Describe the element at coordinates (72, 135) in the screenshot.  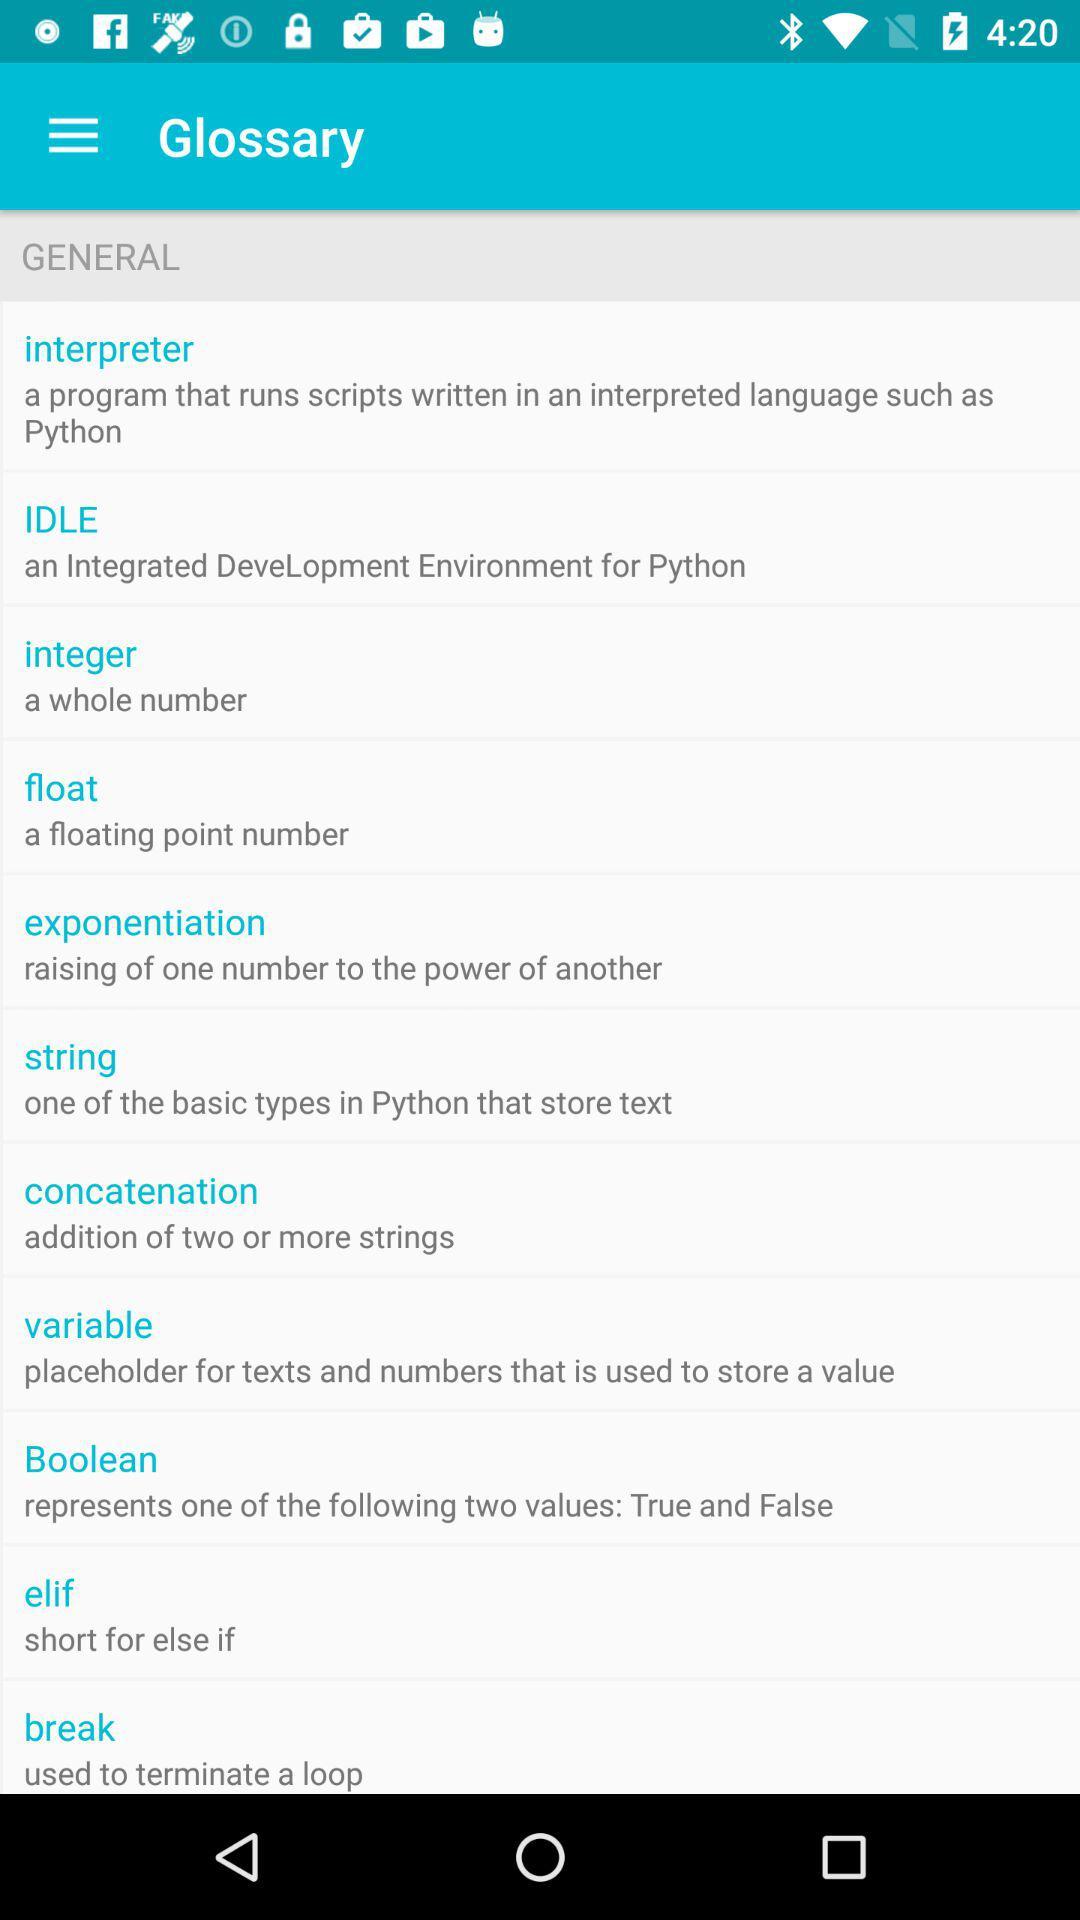
I see `icon next to the glossary icon` at that location.